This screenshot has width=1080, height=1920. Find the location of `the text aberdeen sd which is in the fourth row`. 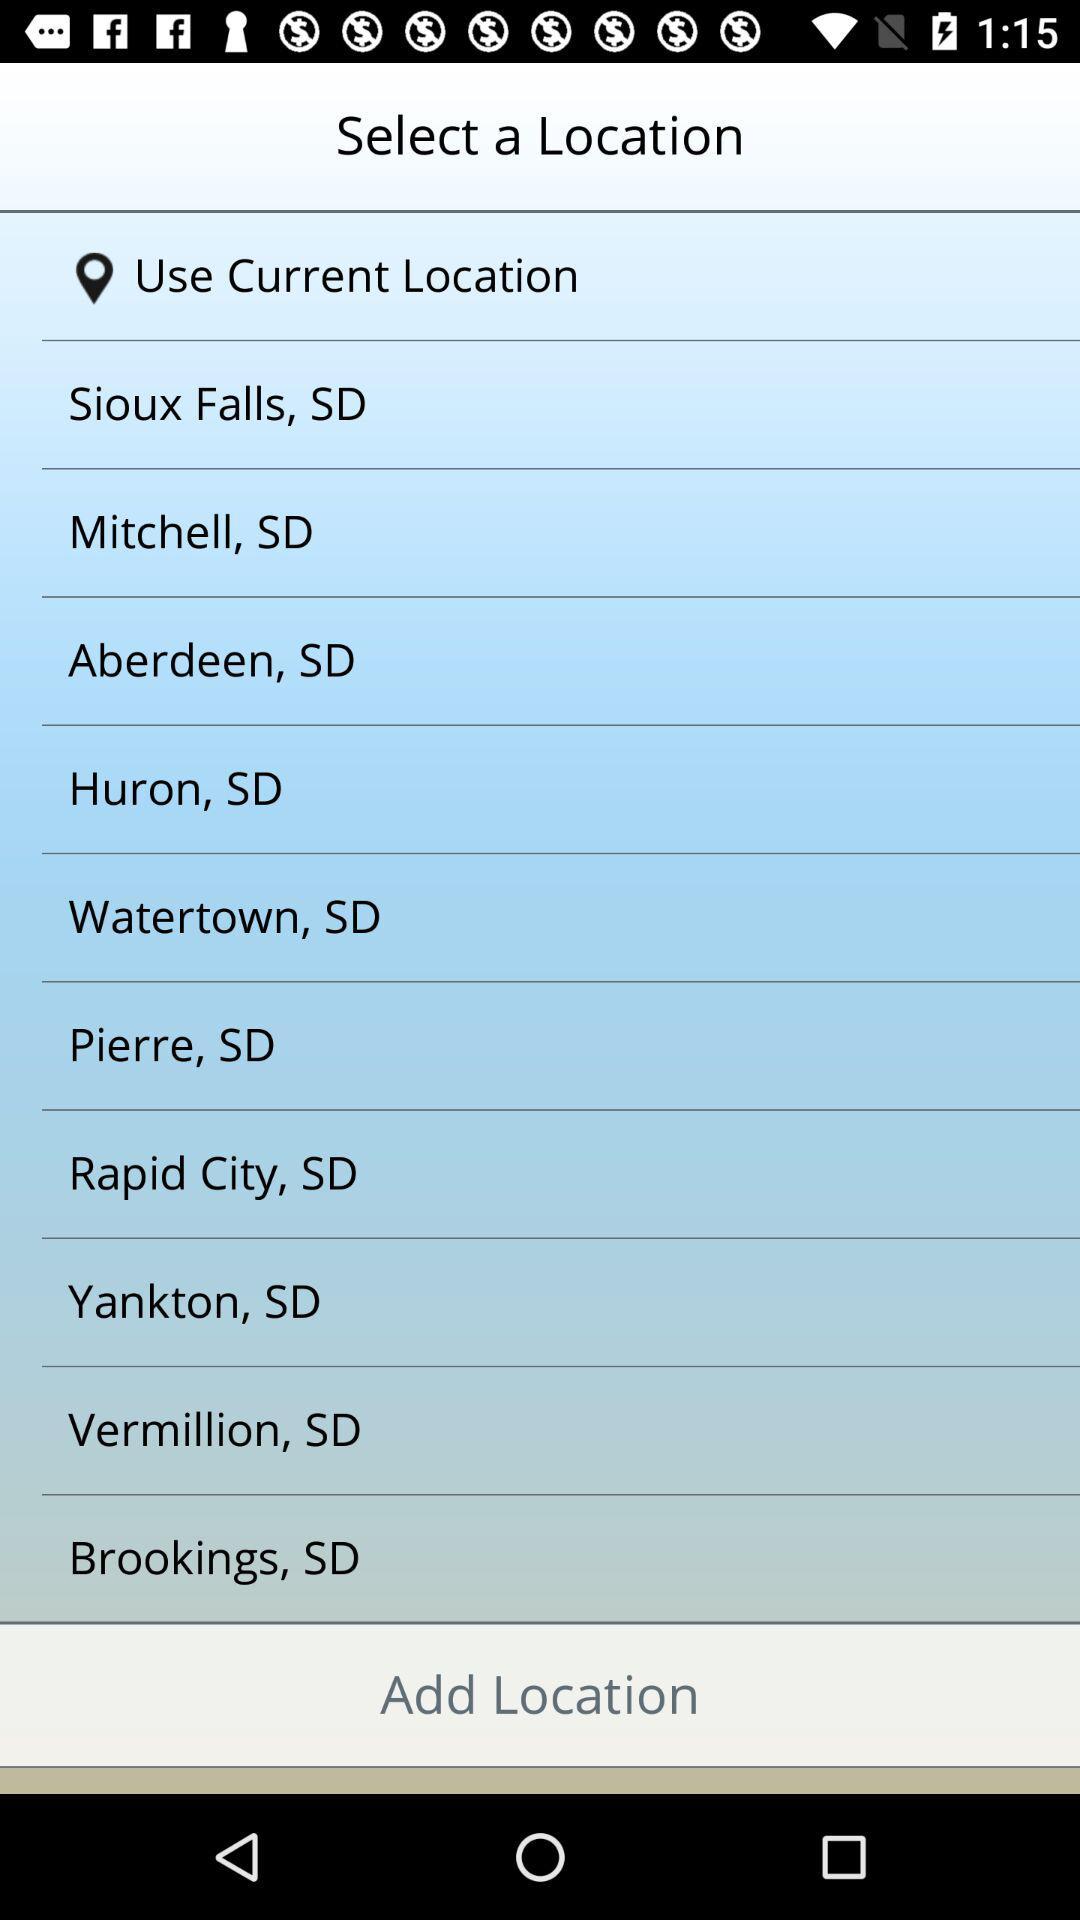

the text aberdeen sd which is in the fourth row is located at coordinates (514, 661).